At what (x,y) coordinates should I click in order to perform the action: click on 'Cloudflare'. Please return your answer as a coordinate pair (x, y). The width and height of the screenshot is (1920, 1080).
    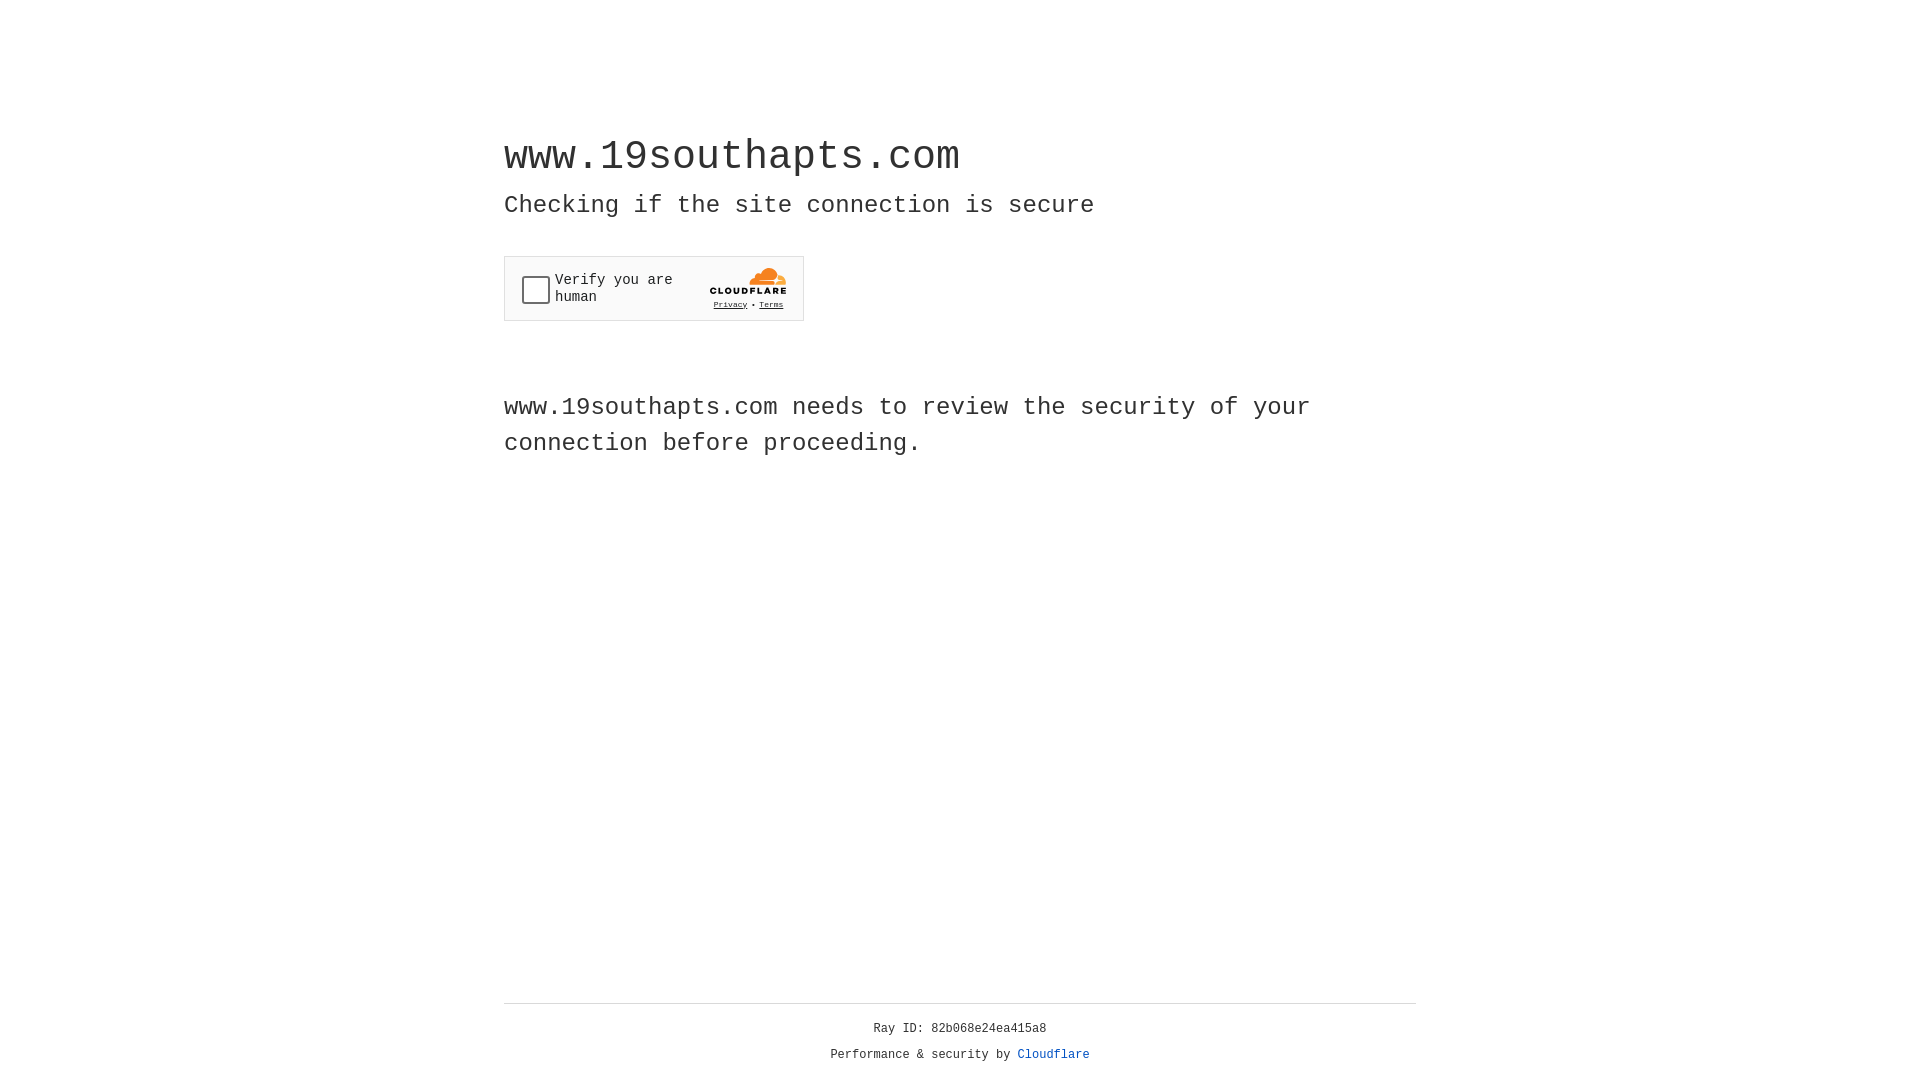
    Looking at the image, I should click on (1053, 1054).